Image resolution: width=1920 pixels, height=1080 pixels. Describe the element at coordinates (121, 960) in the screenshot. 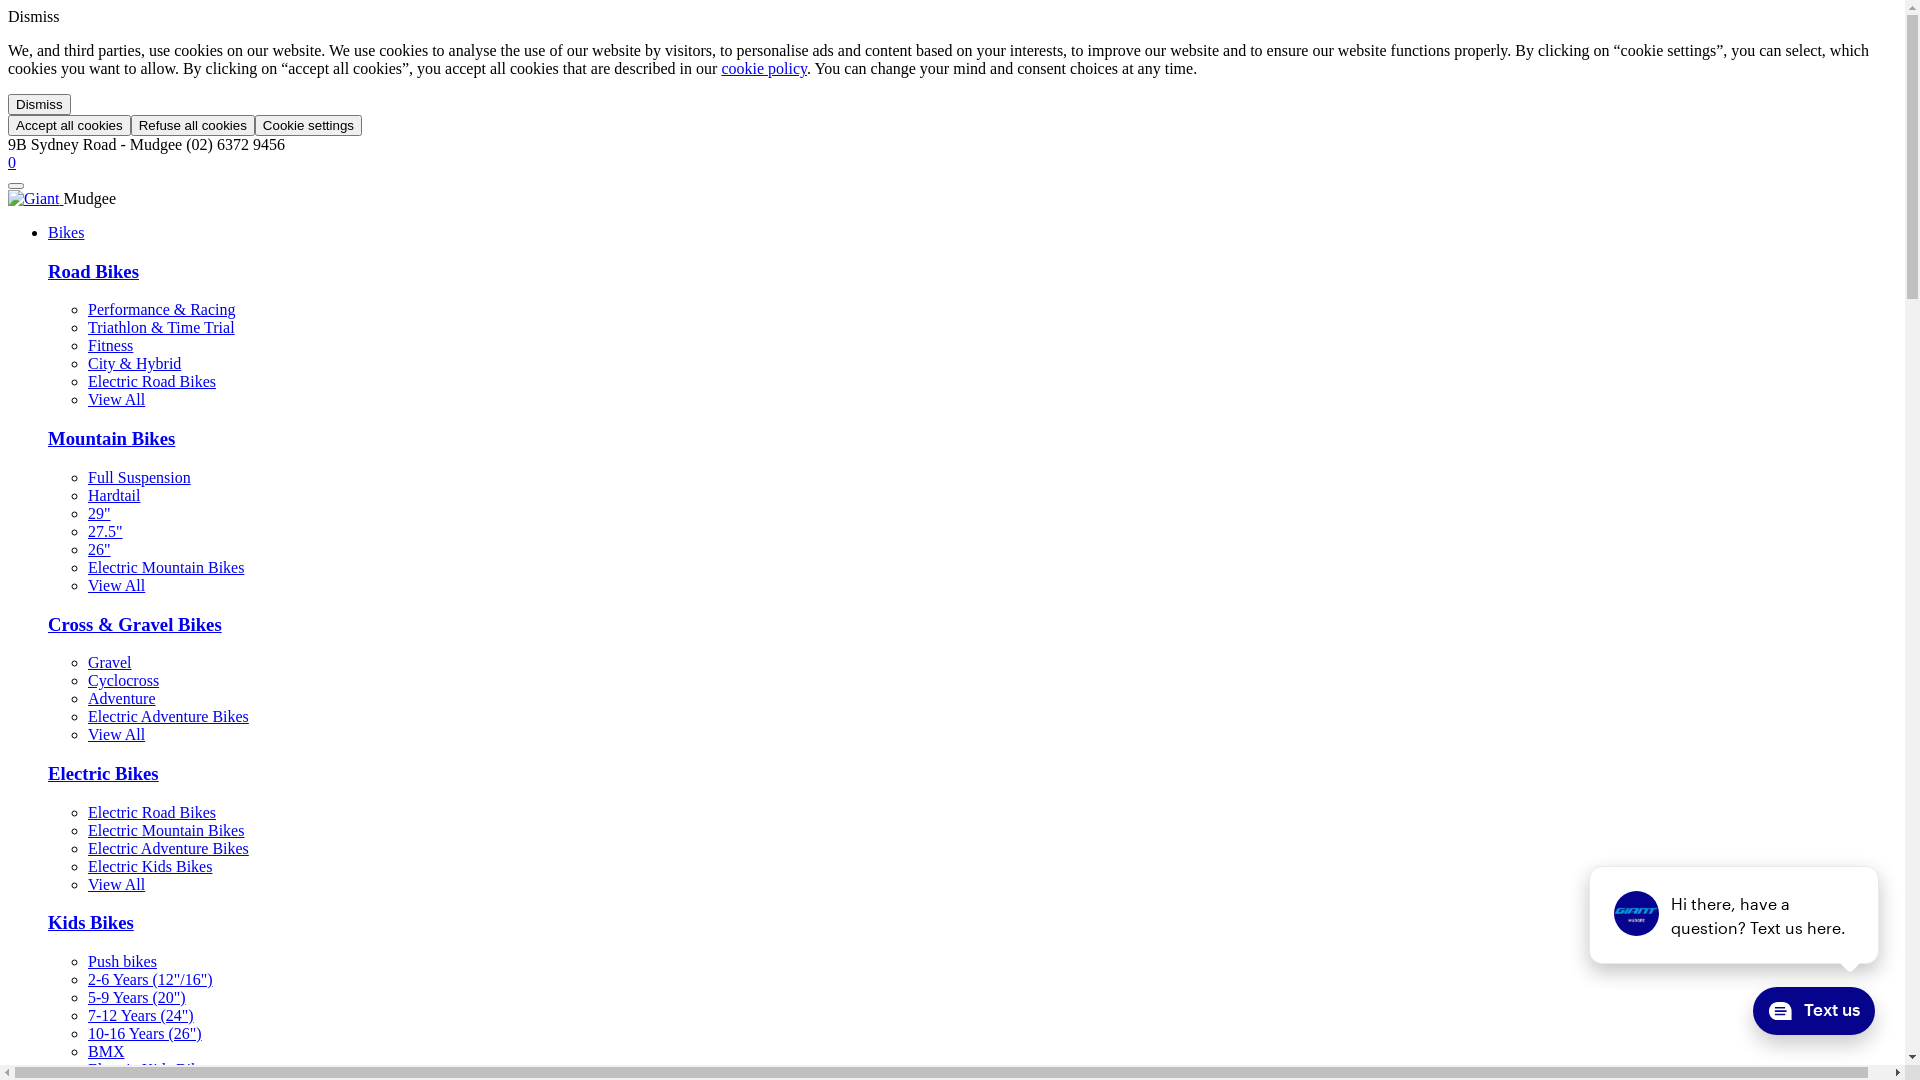

I see `'Push bikes'` at that location.